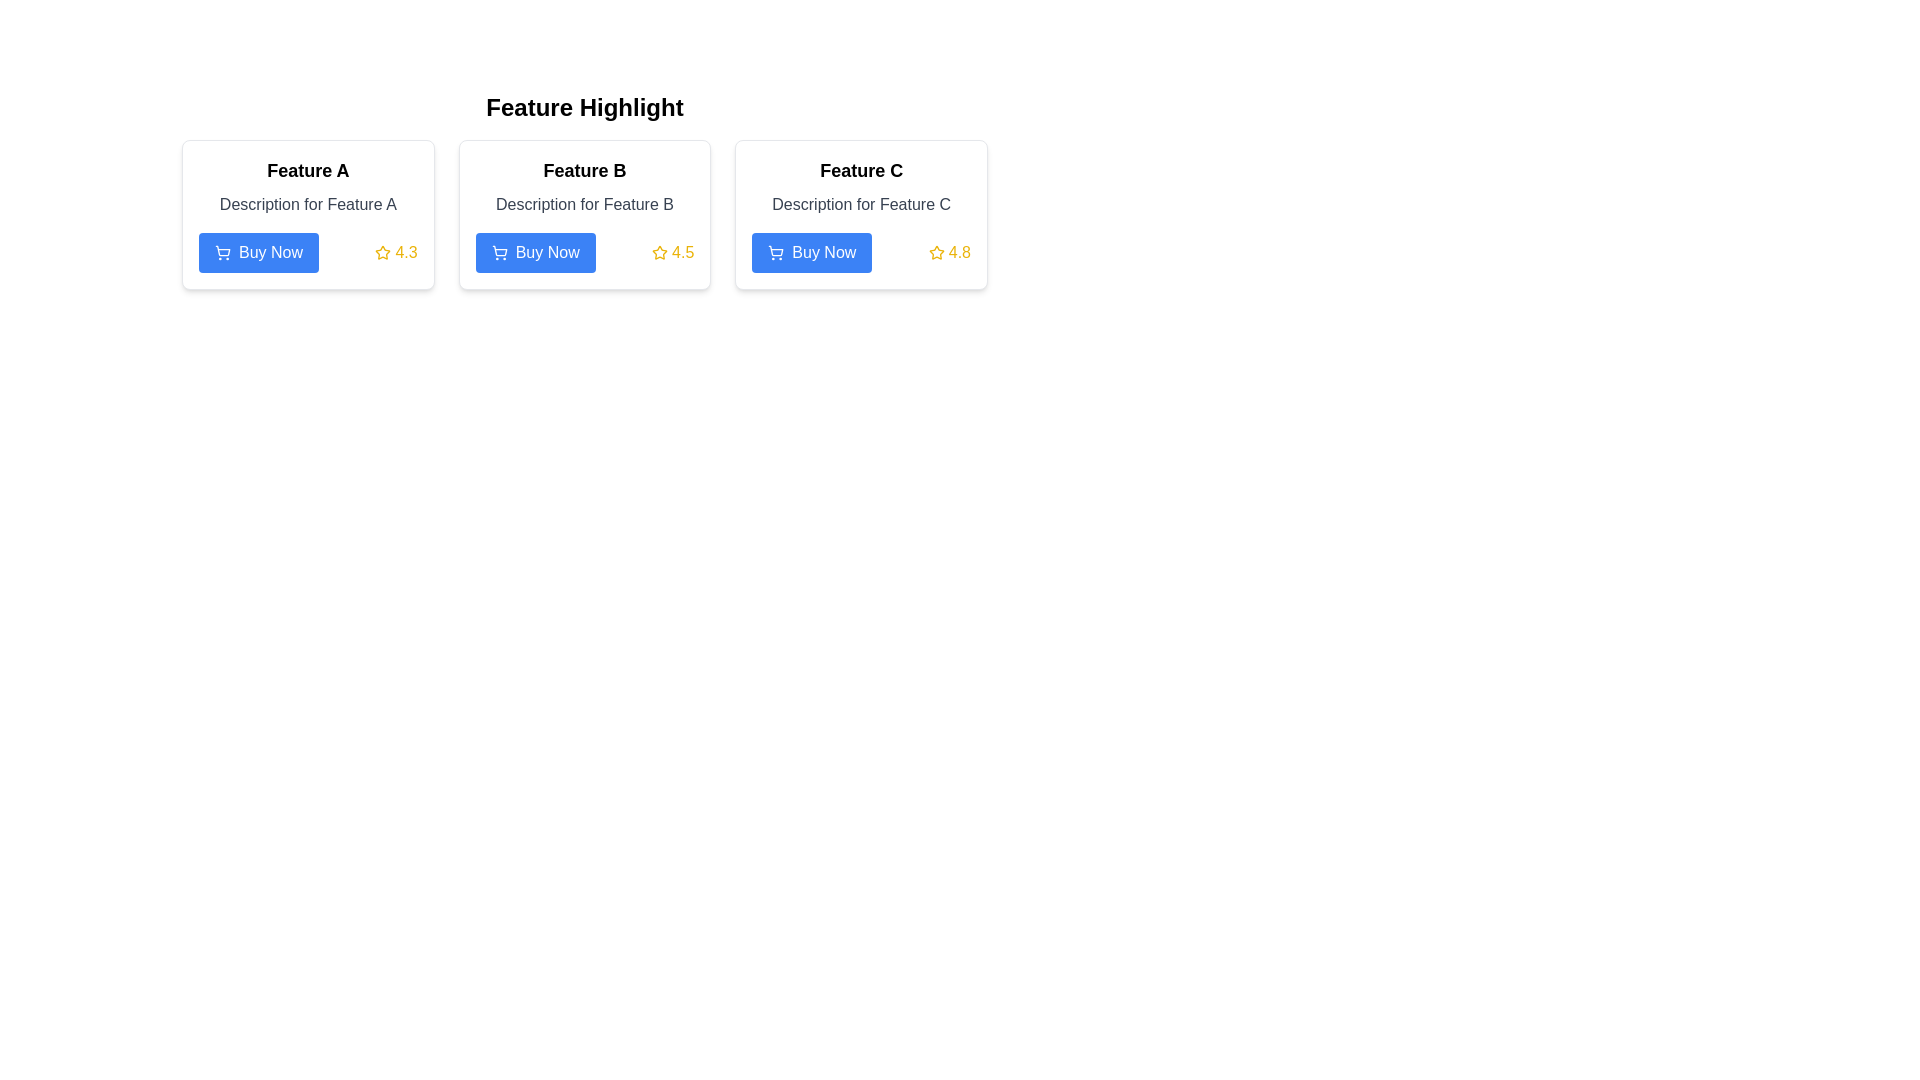  What do you see at coordinates (861, 252) in the screenshot?
I see `the purchase button in the Composite element located at the bottom of the 'Feature C' card to trigger a visual effect` at bounding box center [861, 252].